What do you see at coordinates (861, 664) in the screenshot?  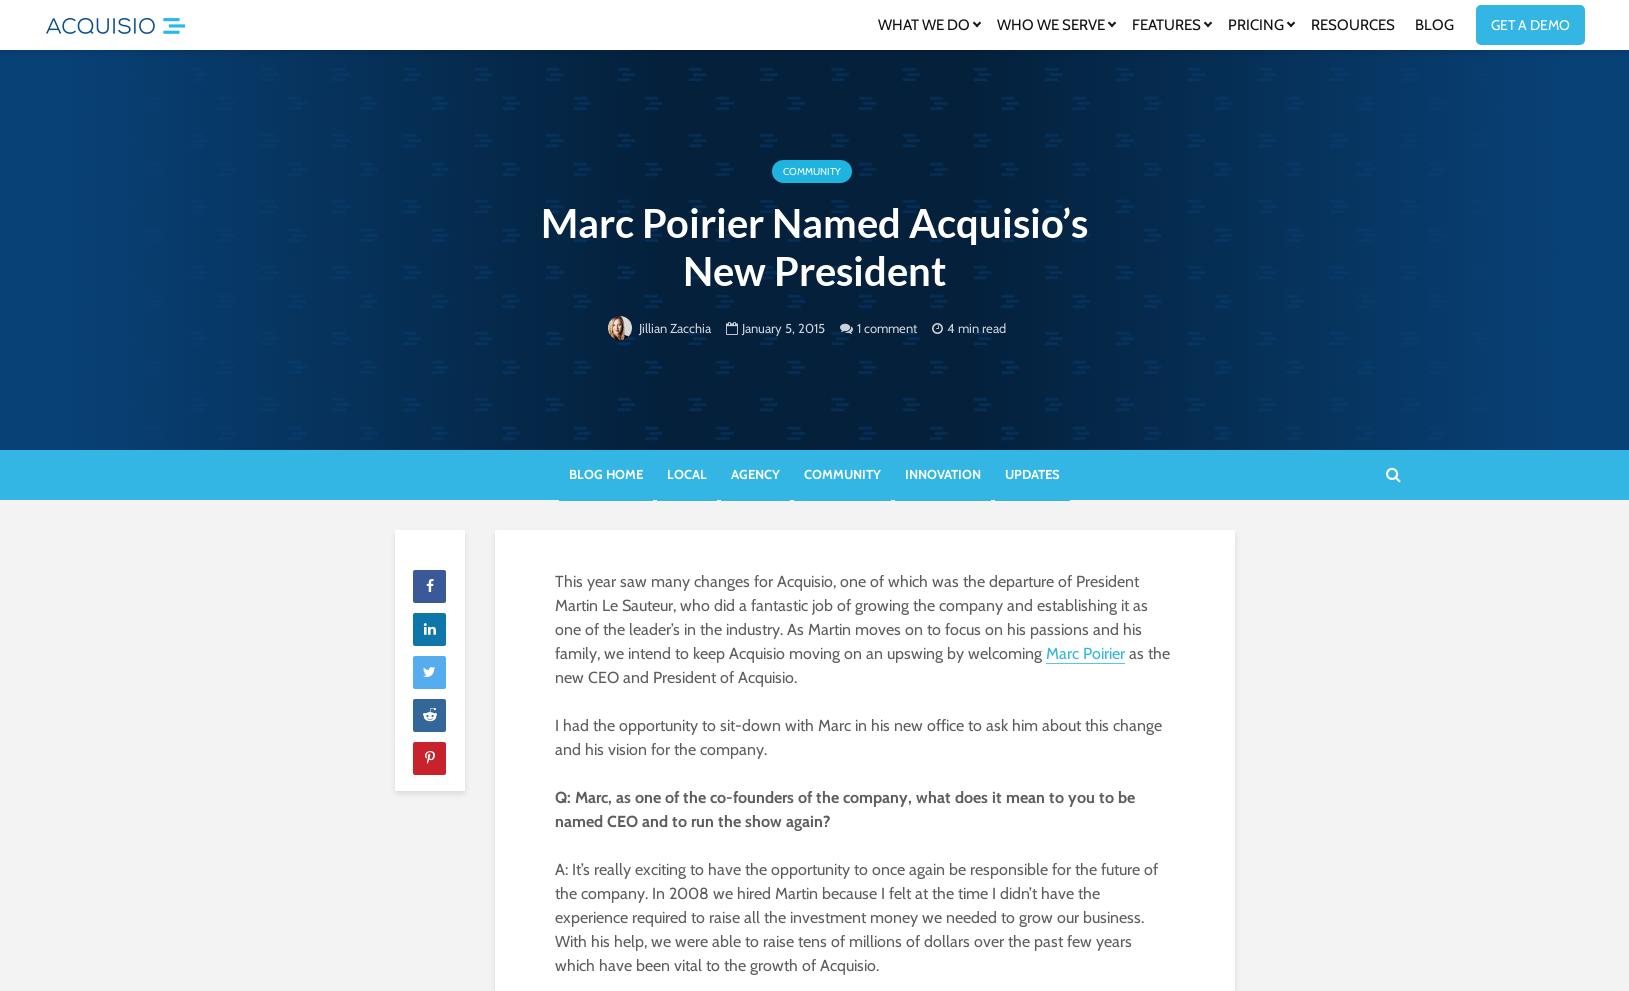 I see `'as the new CEO and President of Acquisio.'` at bounding box center [861, 664].